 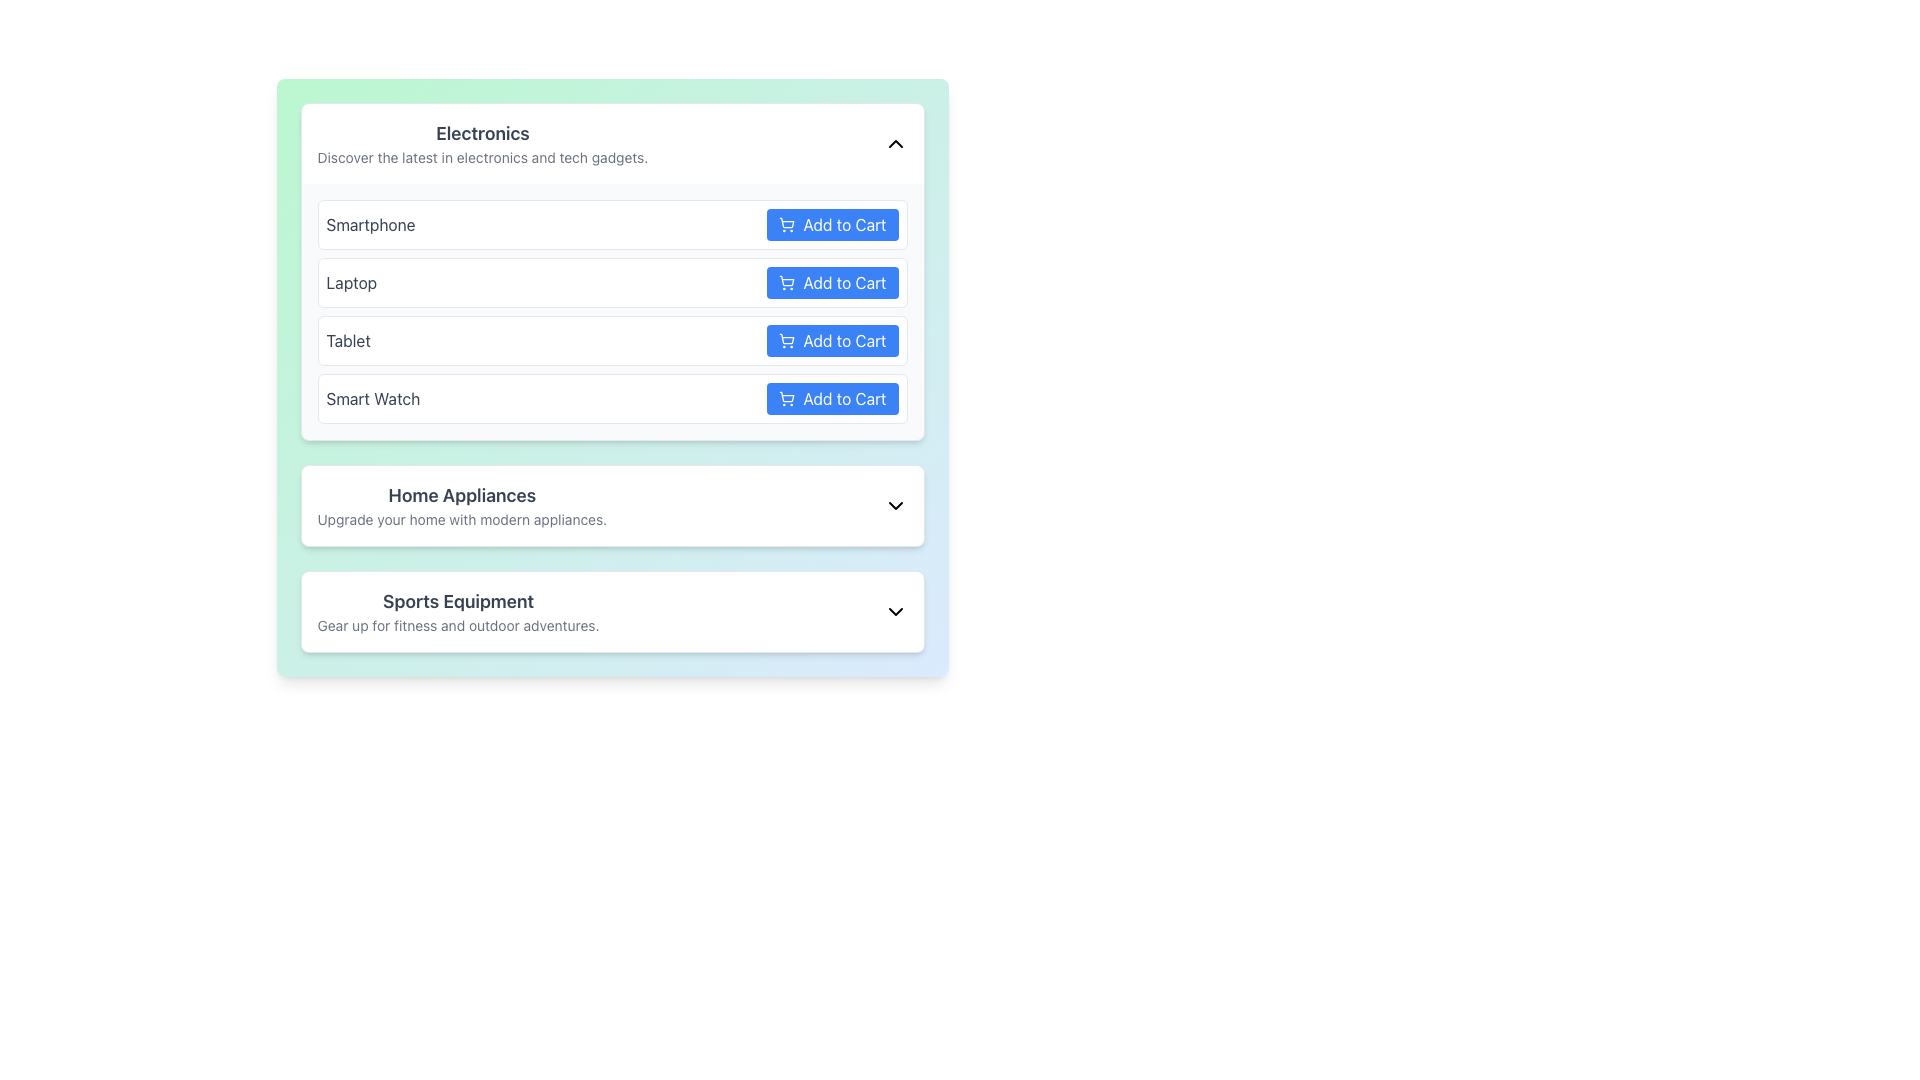 What do you see at coordinates (786, 398) in the screenshot?
I see `the leftmost icon inside the 'Add to Cart' button for the 'Smart Watch' in the 'Electronics' section, which indicates adding an item to the cart` at bounding box center [786, 398].